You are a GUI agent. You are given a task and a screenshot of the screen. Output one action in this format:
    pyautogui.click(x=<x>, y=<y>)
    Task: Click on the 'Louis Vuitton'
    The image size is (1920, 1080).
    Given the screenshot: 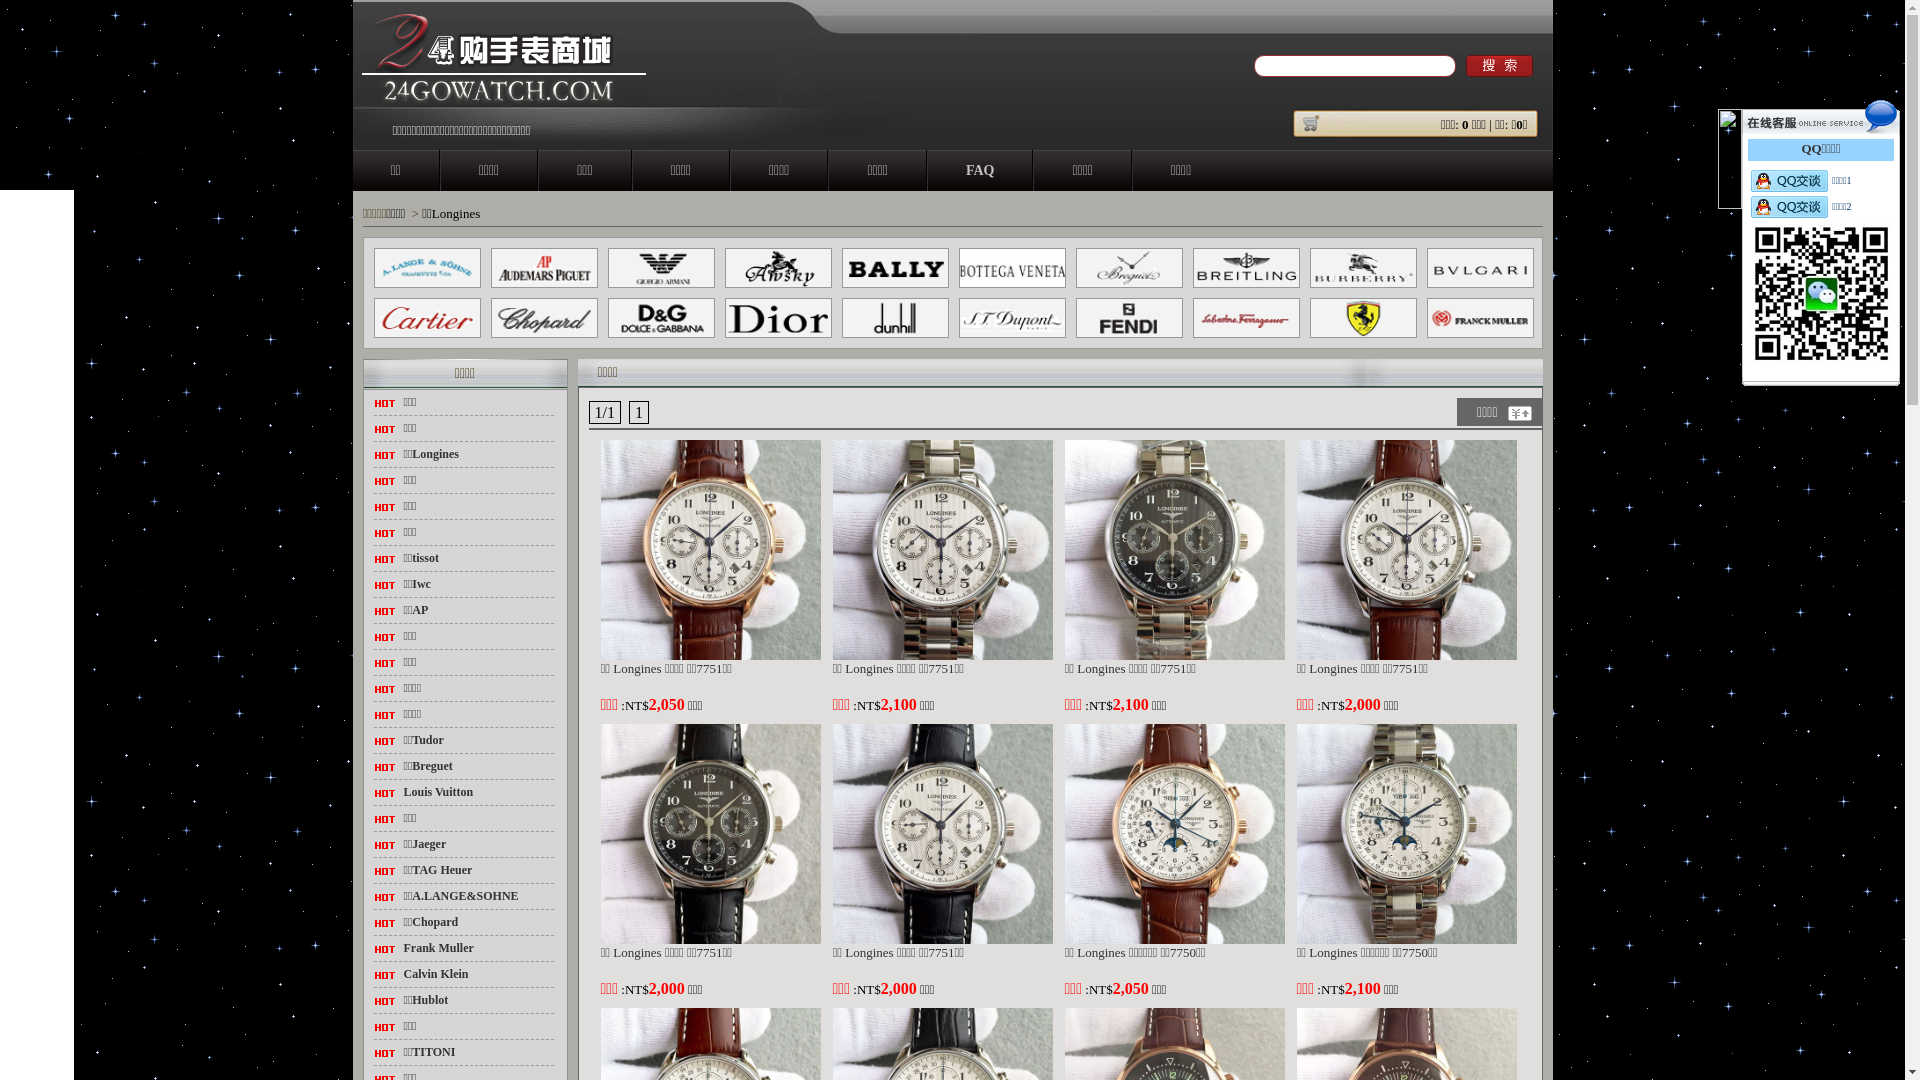 What is the action you would take?
    pyautogui.click(x=437, y=790)
    